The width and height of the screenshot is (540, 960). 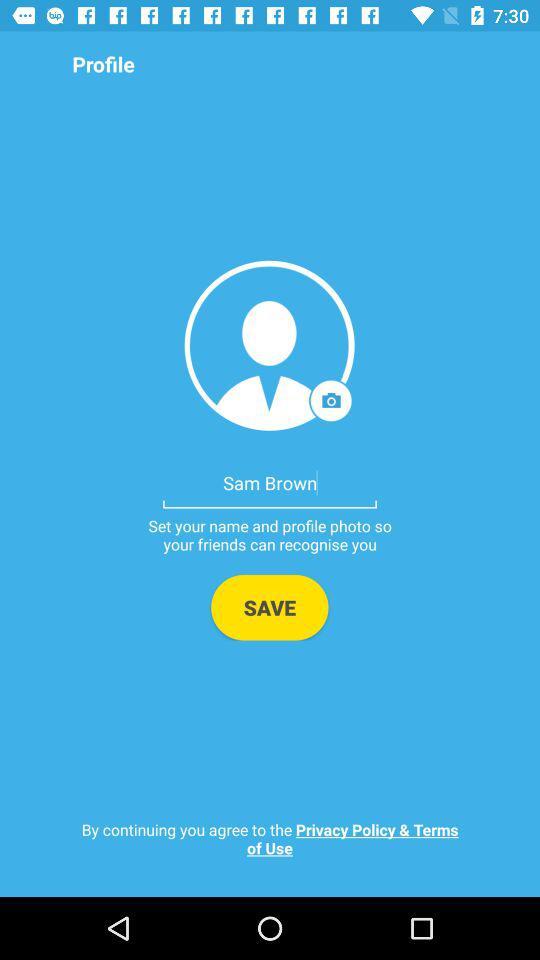 What do you see at coordinates (270, 838) in the screenshot?
I see `the icon below the save icon` at bounding box center [270, 838].